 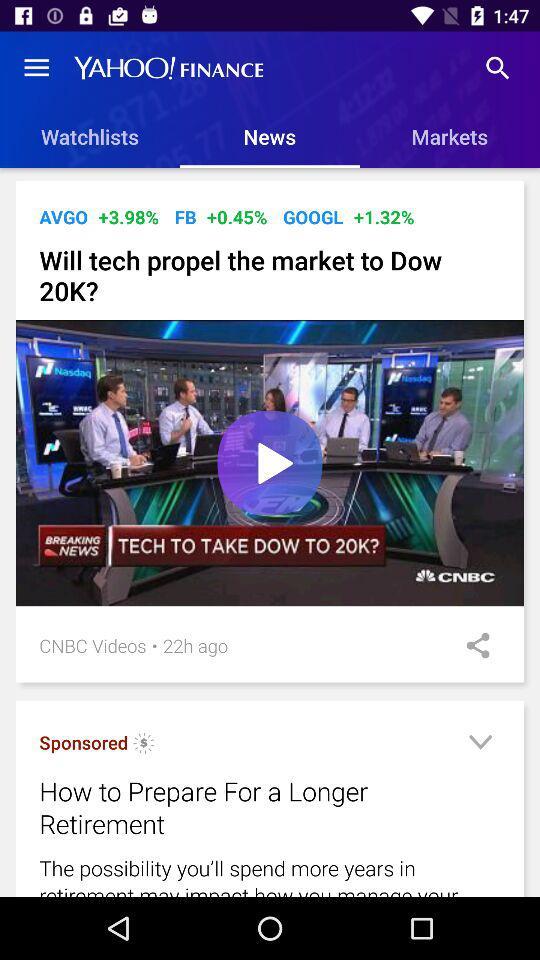 I want to click on icon below how to prepare, so click(x=270, y=874).